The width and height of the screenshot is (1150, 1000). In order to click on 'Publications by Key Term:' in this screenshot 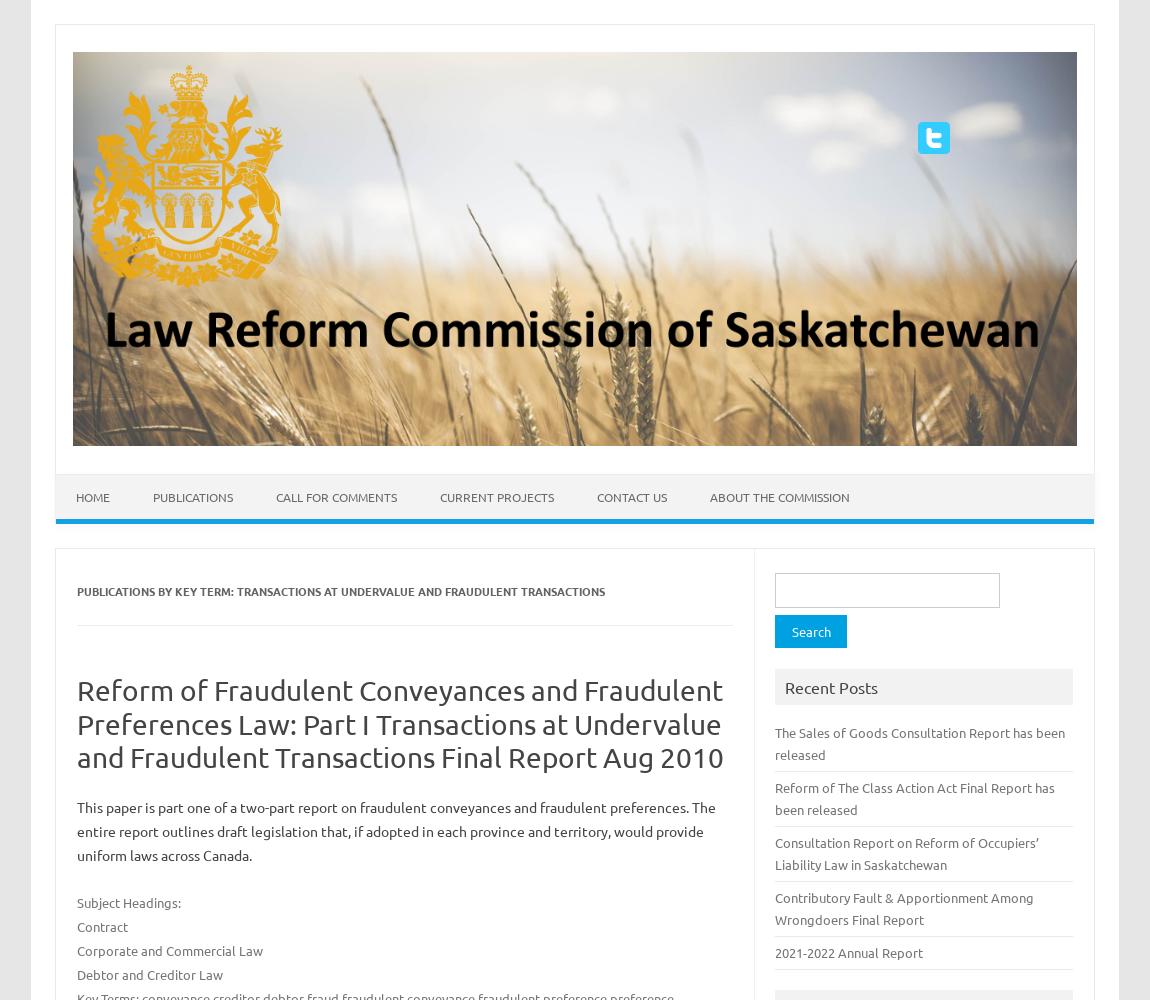, I will do `click(155, 590)`.